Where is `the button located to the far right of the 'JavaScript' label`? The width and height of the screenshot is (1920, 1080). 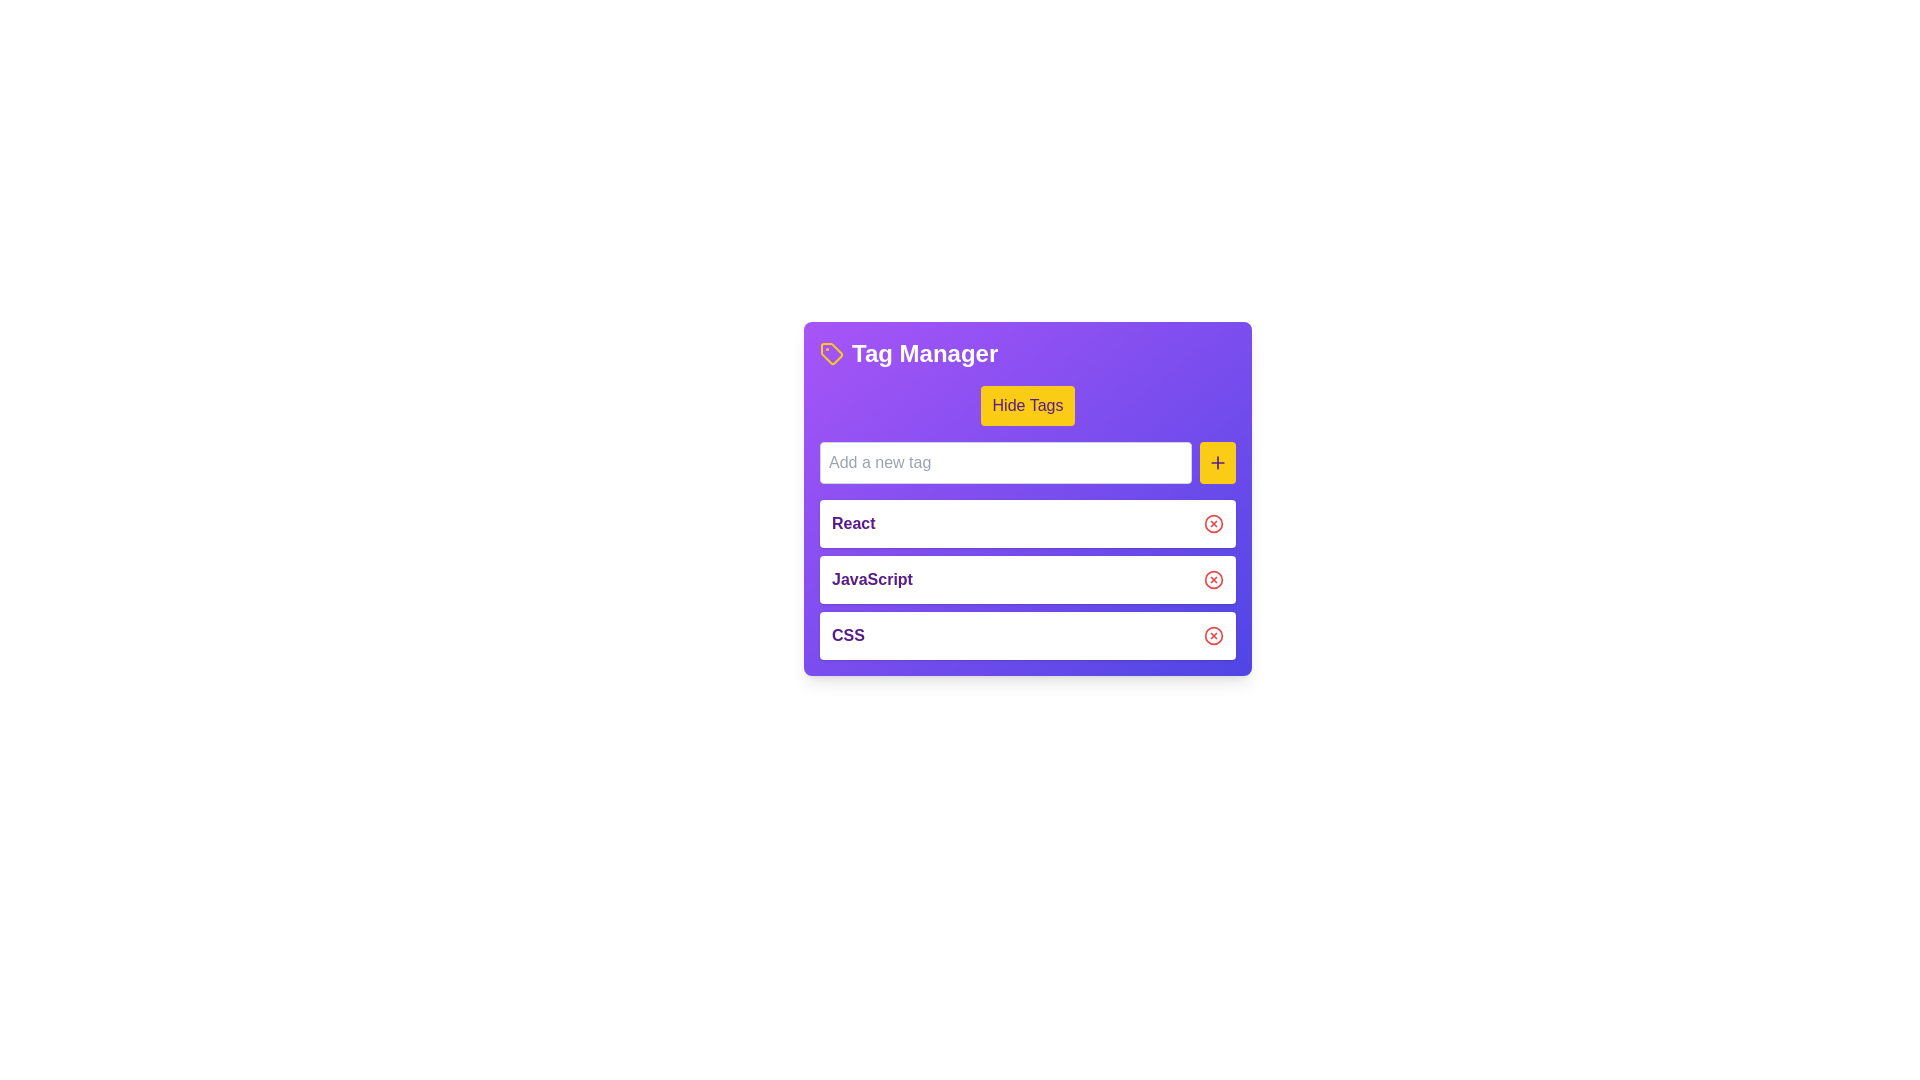 the button located to the far right of the 'JavaScript' label is located at coordinates (1213, 579).